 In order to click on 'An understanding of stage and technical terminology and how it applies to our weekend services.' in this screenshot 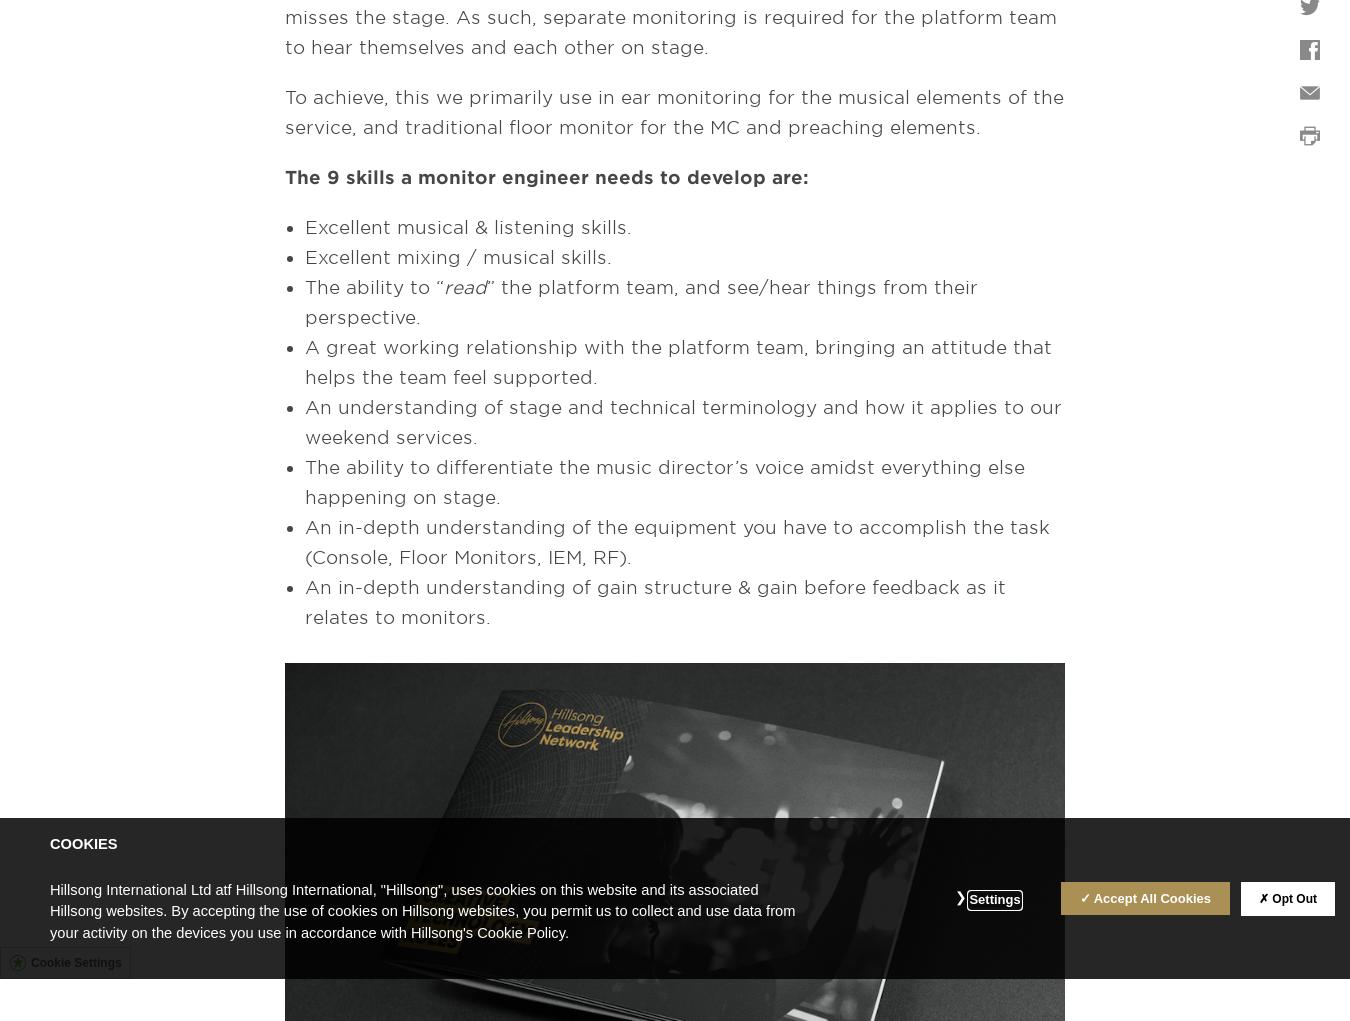, I will do `click(682, 421)`.